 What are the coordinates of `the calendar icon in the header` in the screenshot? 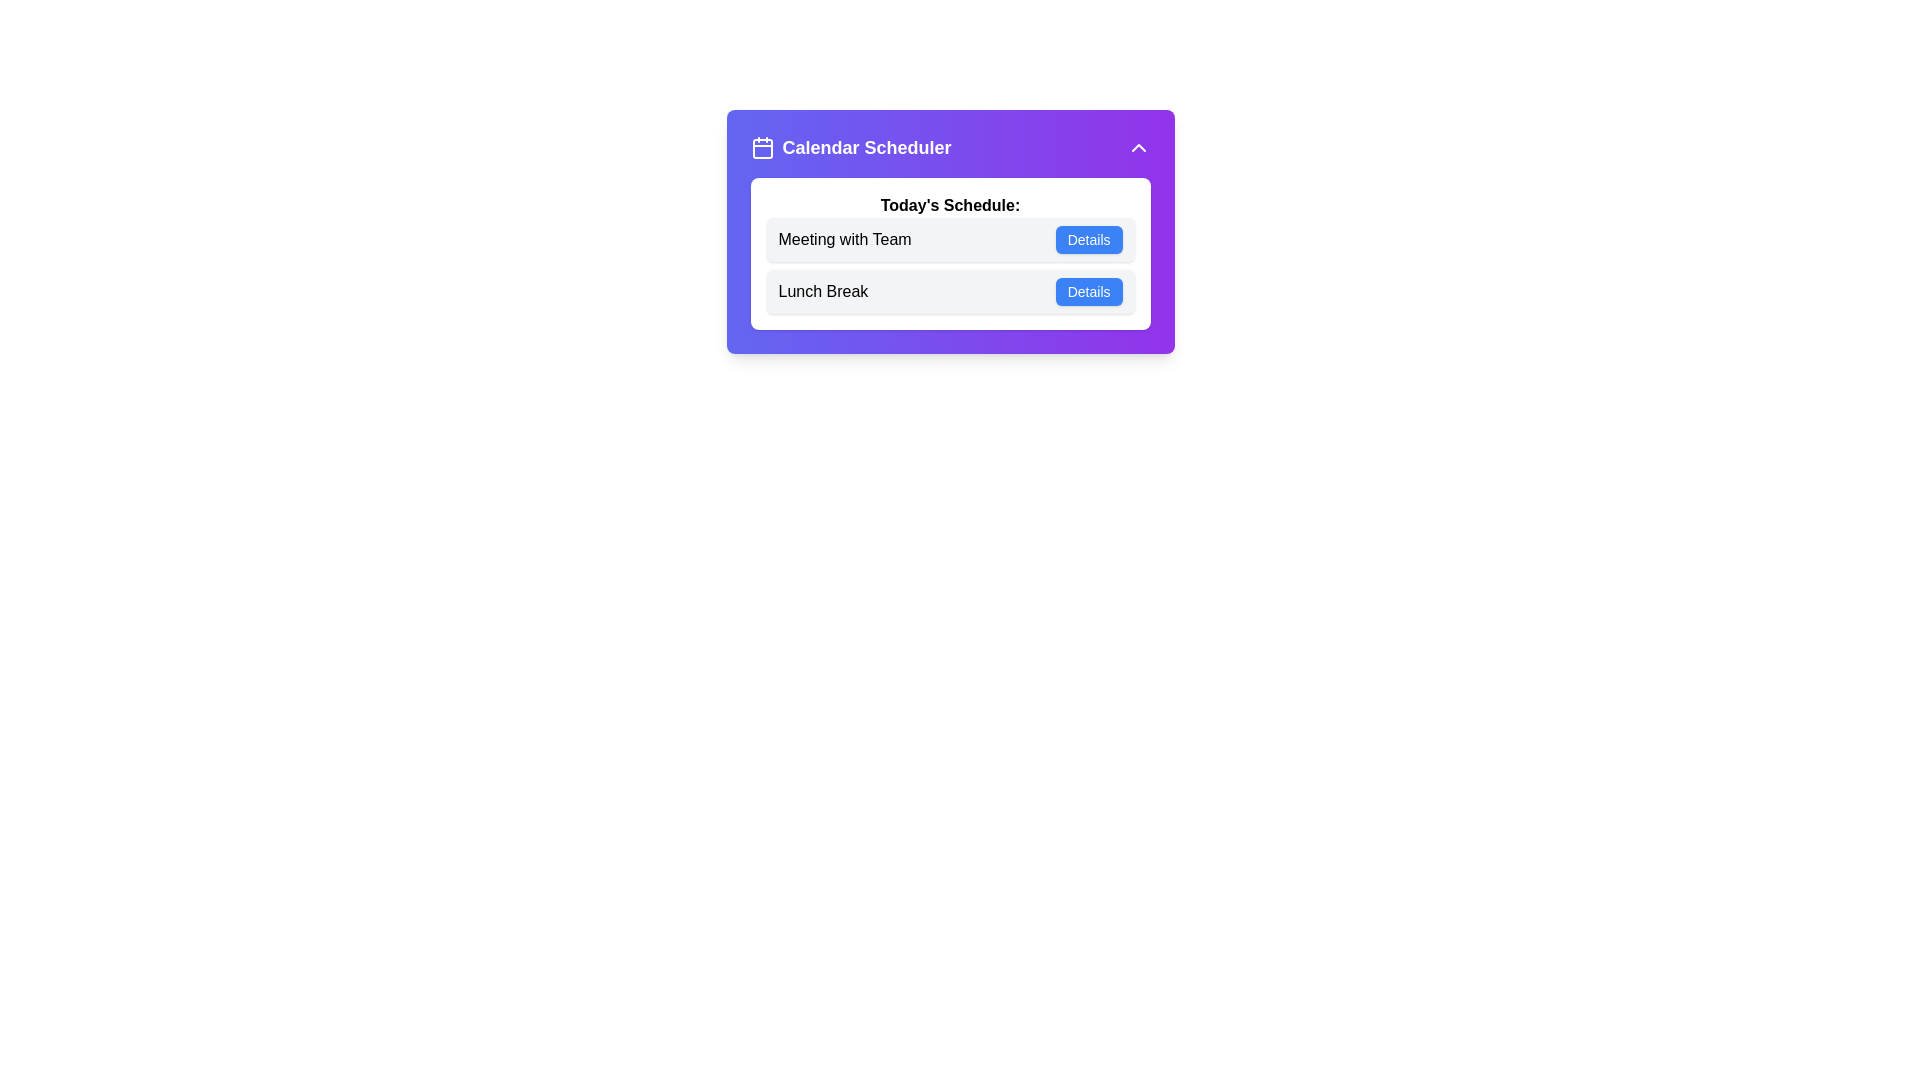 It's located at (761, 146).